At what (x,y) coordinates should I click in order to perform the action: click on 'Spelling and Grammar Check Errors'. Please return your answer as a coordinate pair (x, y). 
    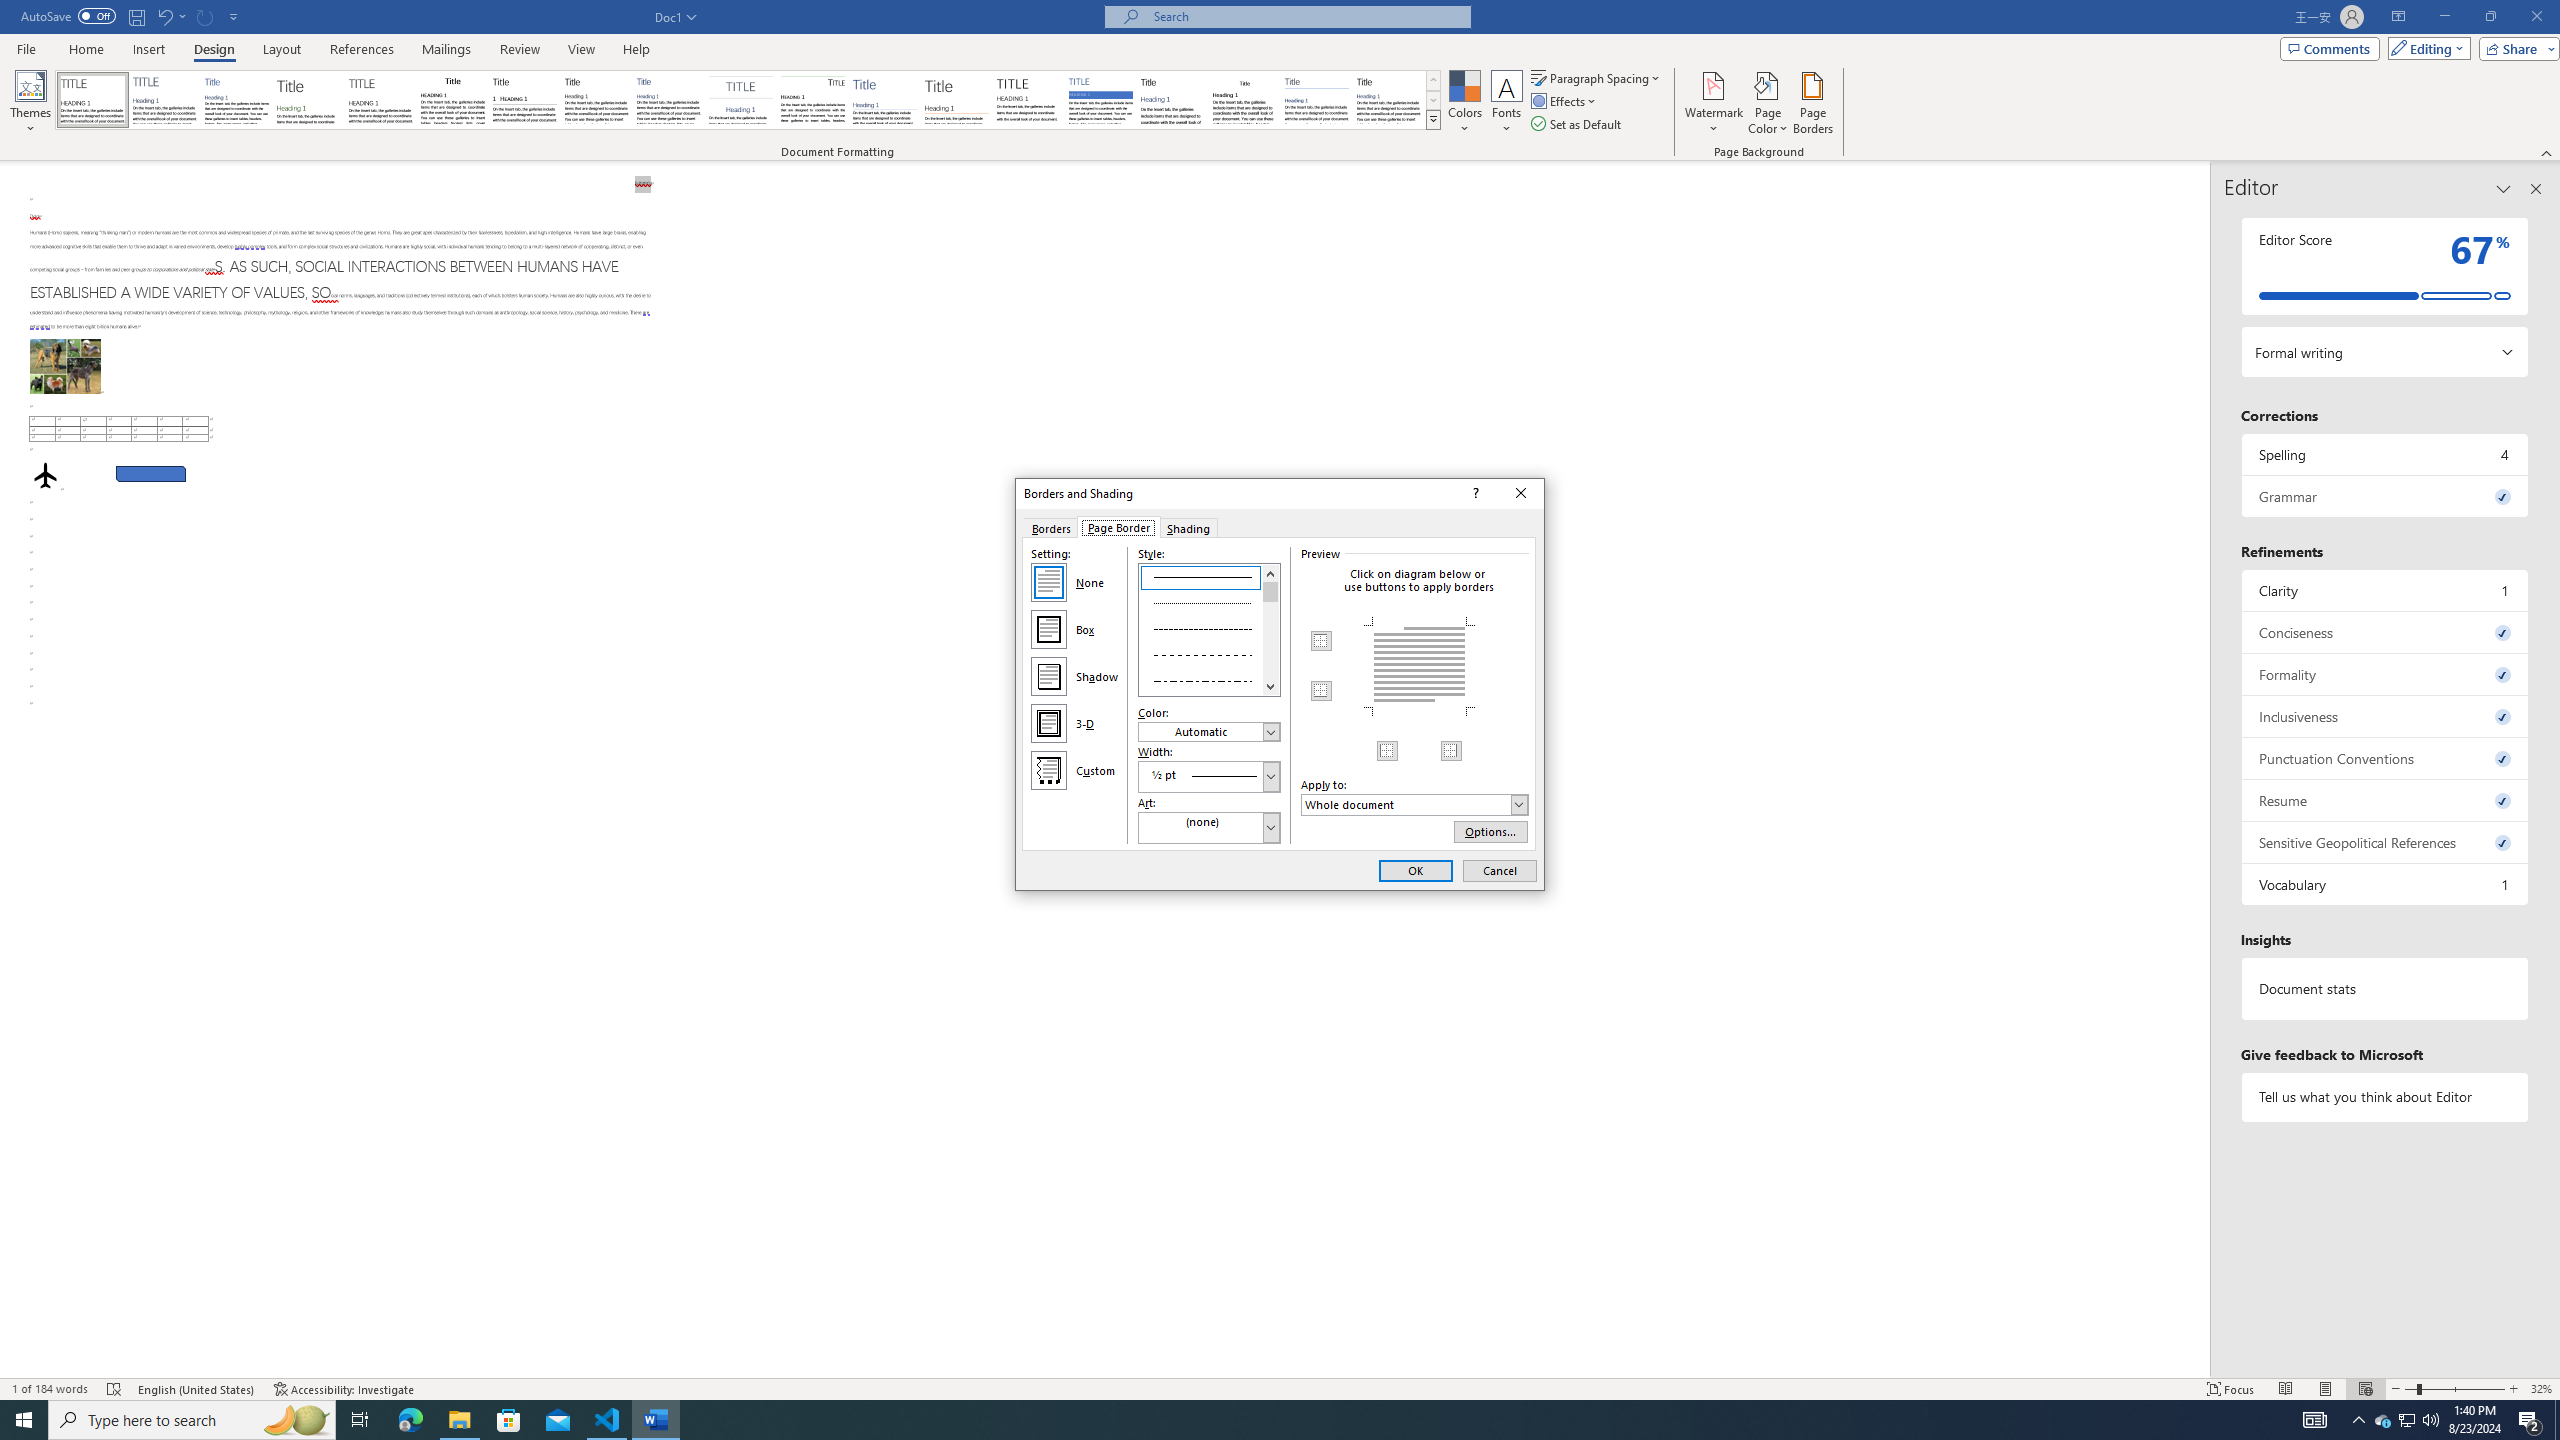
    Looking at the image, I should click on (114, 1389).